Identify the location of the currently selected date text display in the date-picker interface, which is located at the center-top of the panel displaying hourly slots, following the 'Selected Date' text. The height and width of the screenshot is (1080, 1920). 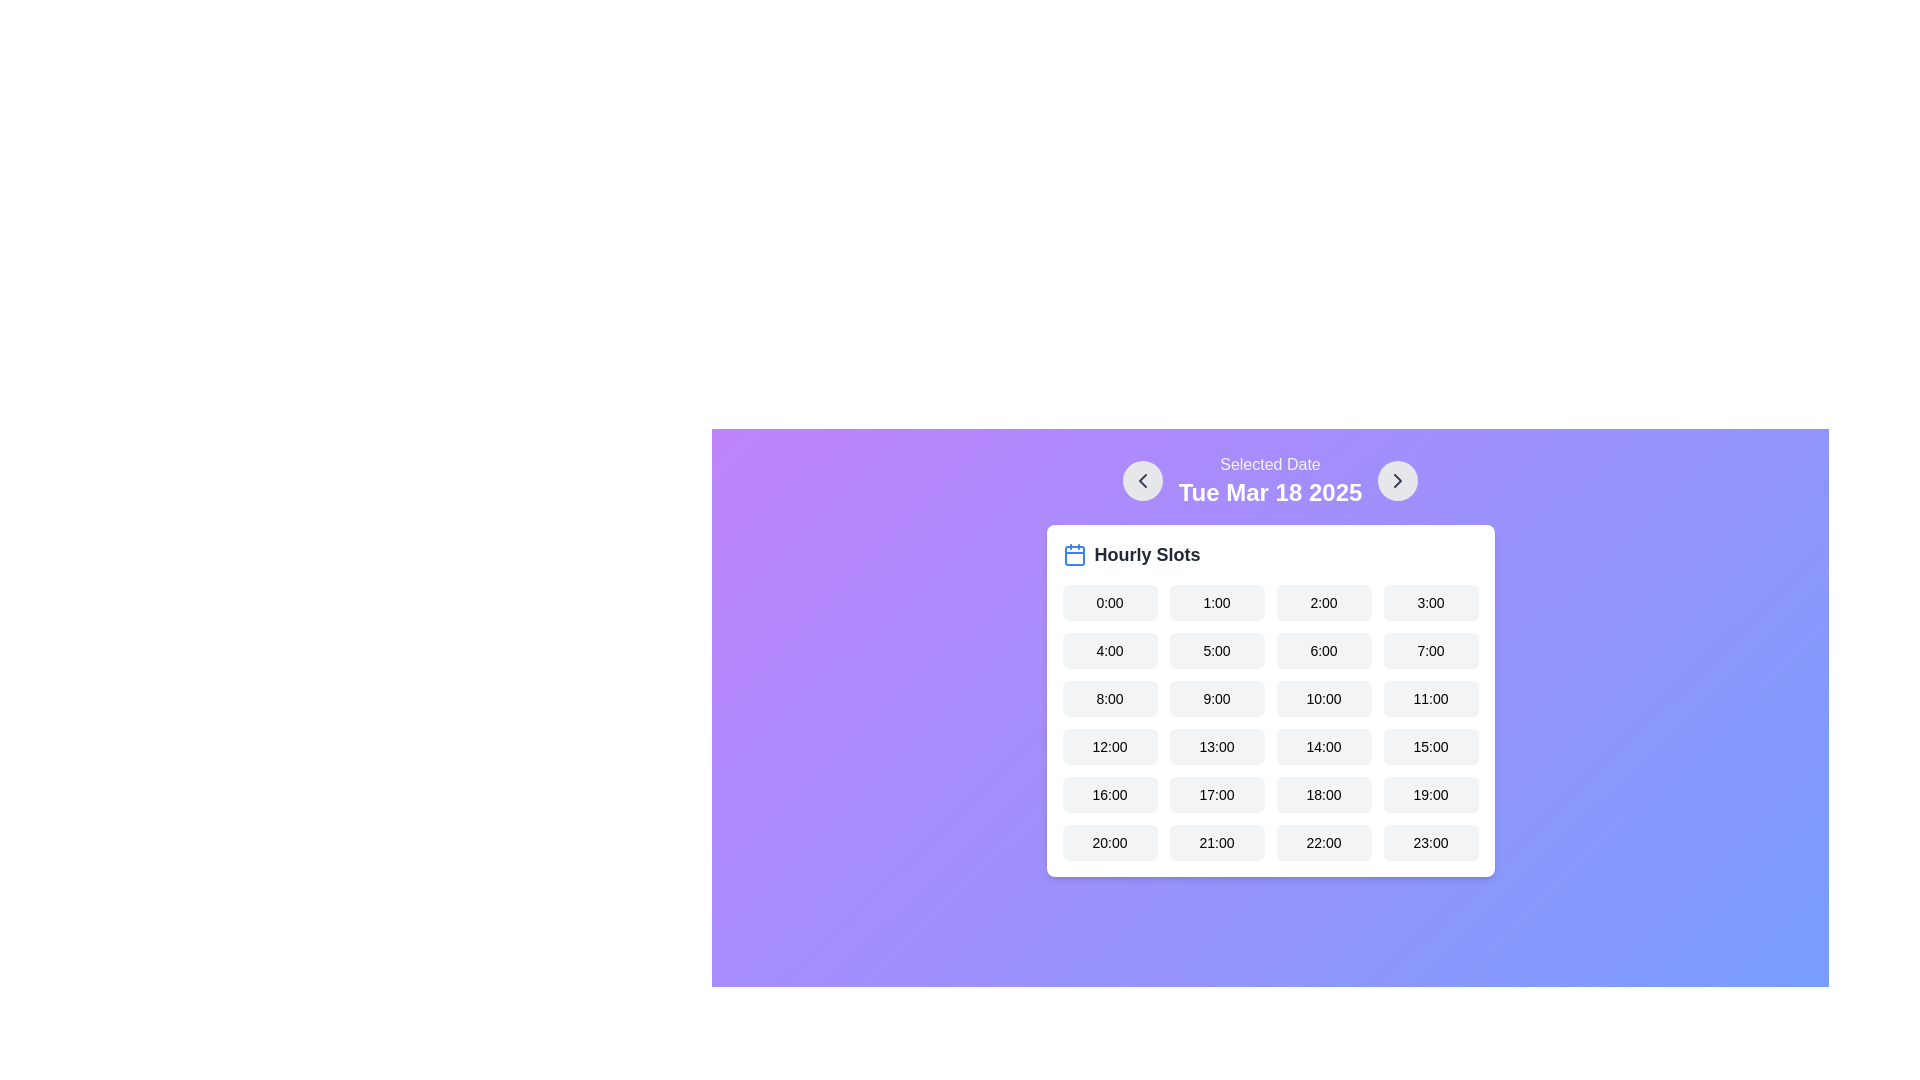
(1269, 493).